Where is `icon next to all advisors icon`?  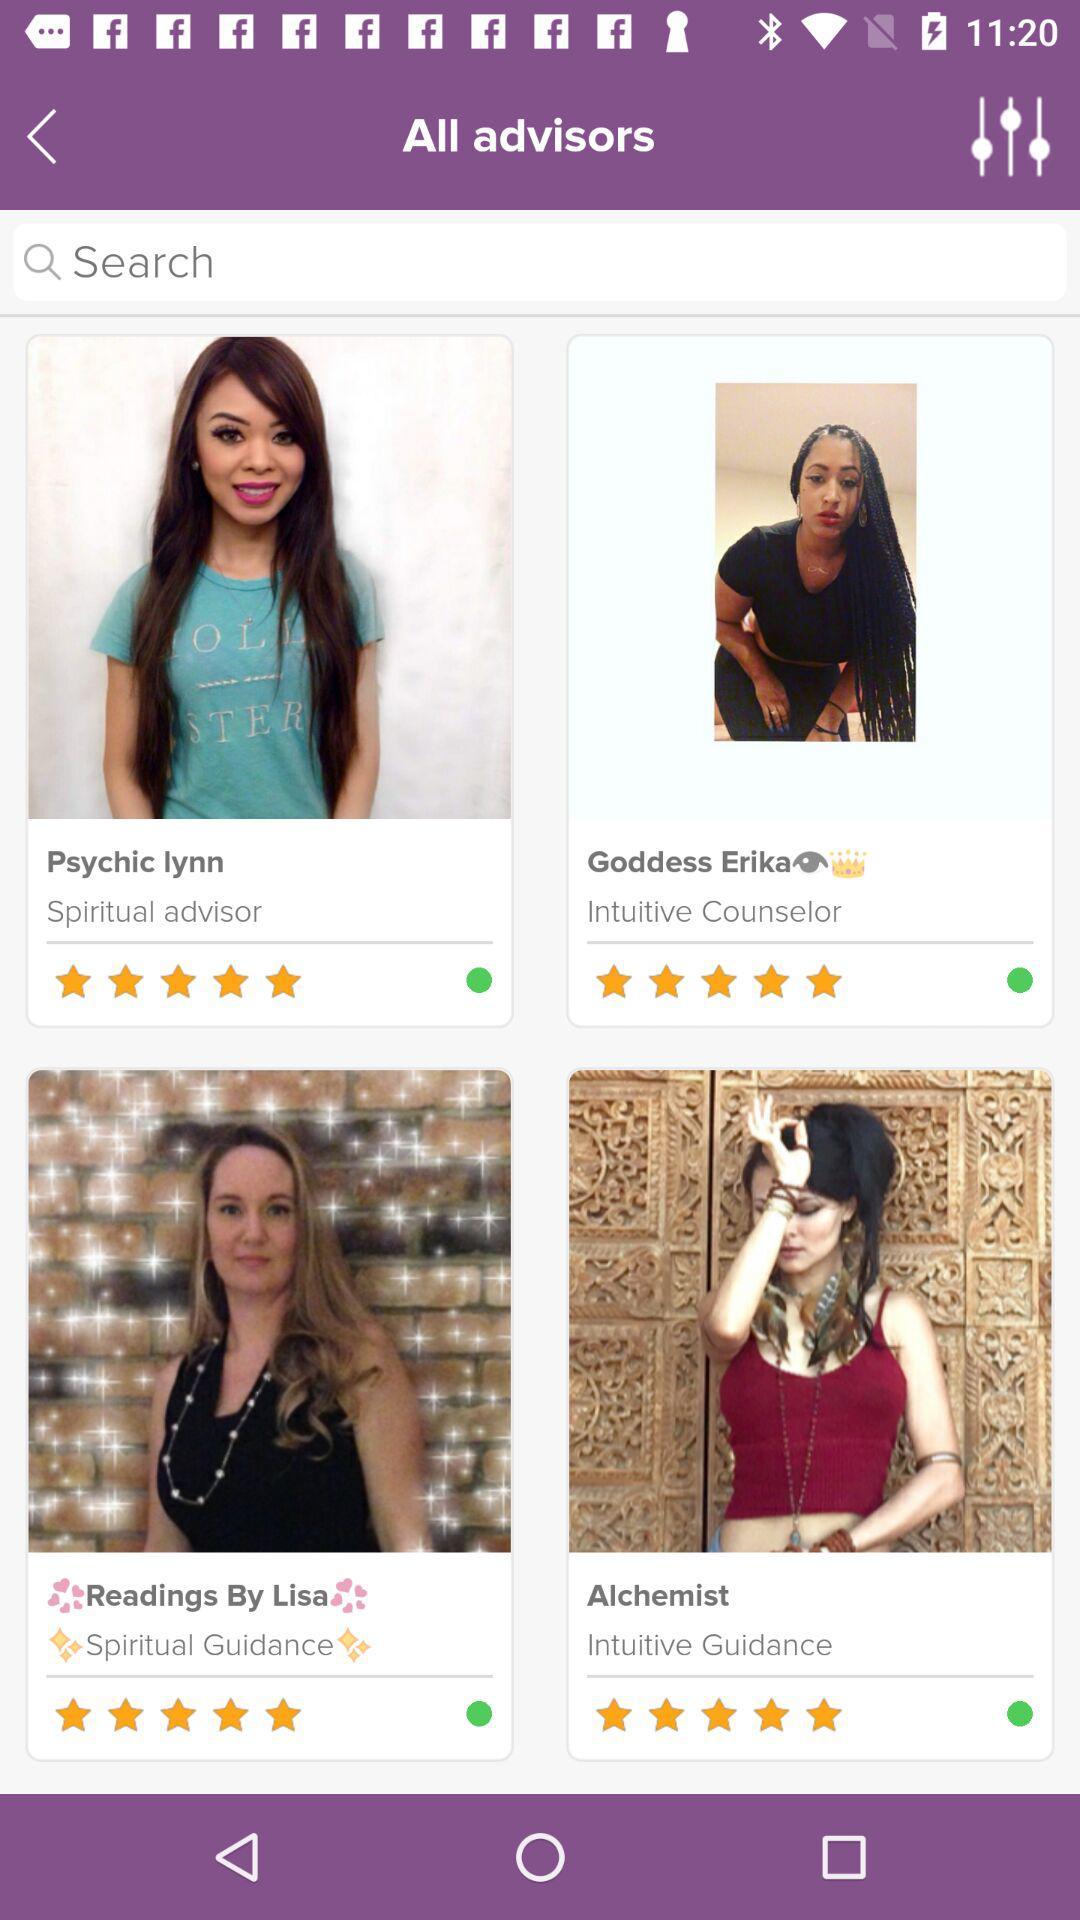 icon next to all advisors icon is located at coordinates (1011, 135).